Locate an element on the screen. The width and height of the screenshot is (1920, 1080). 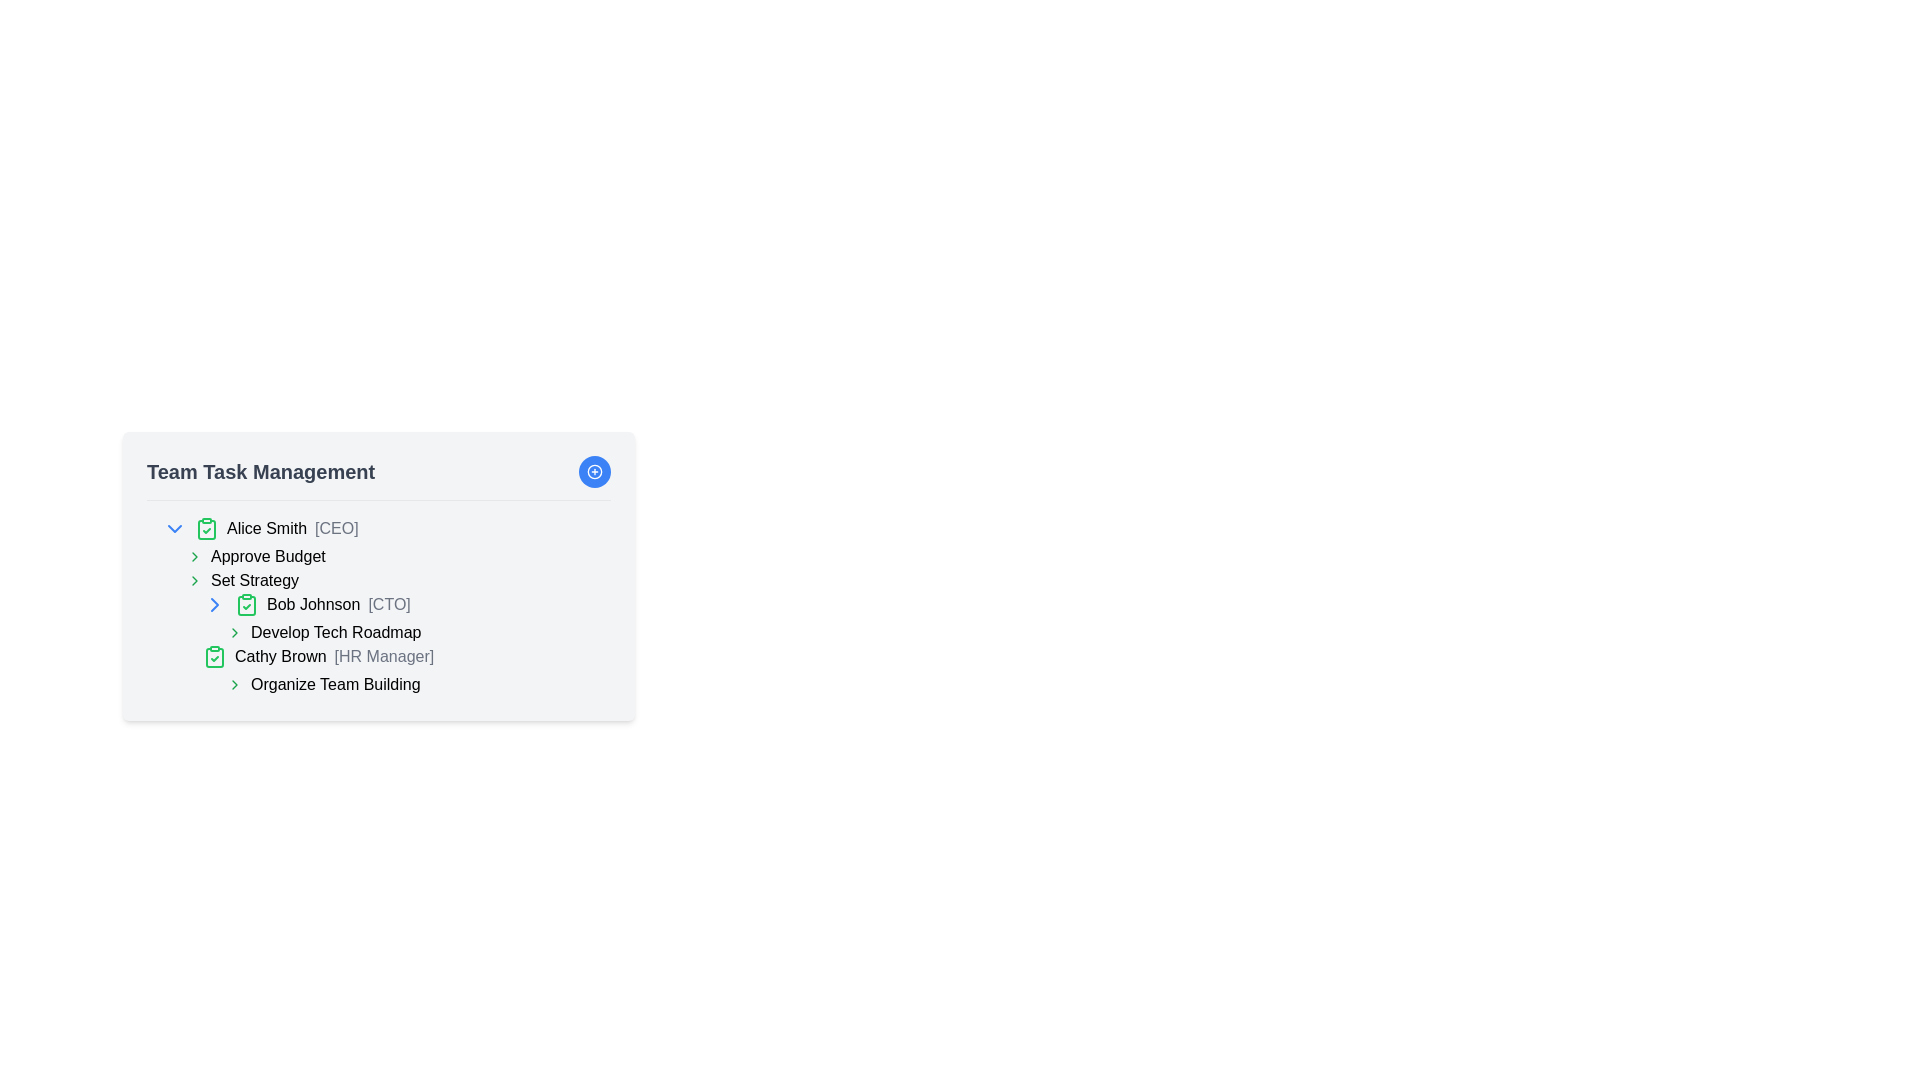
the text element 'Bob Johnson [CTO] Develop Tech Roadmap' which is styled as a hierarchical list item under 'Team Task Management' is located at coordinates (406, 617).